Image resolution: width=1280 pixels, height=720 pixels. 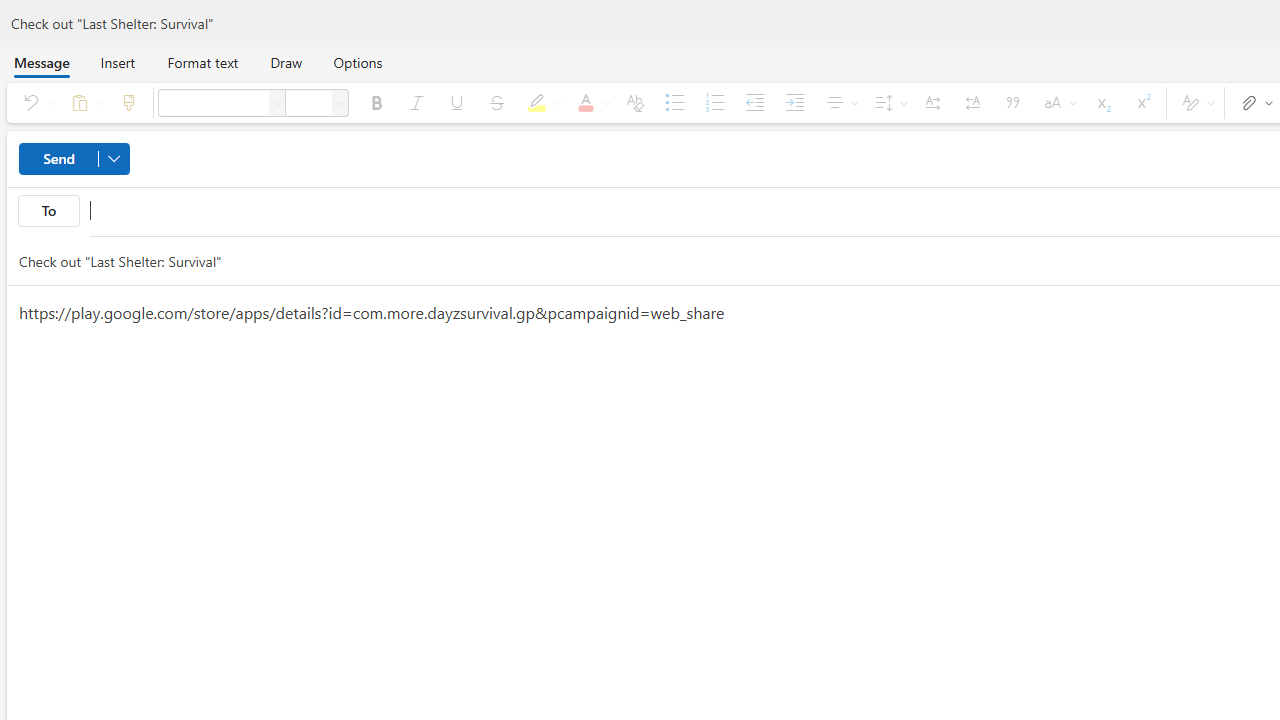 What do you see at coordinates (1101, 102) in the screenshot?
I see `'Subscript'` at bounding box center [1101, 102].